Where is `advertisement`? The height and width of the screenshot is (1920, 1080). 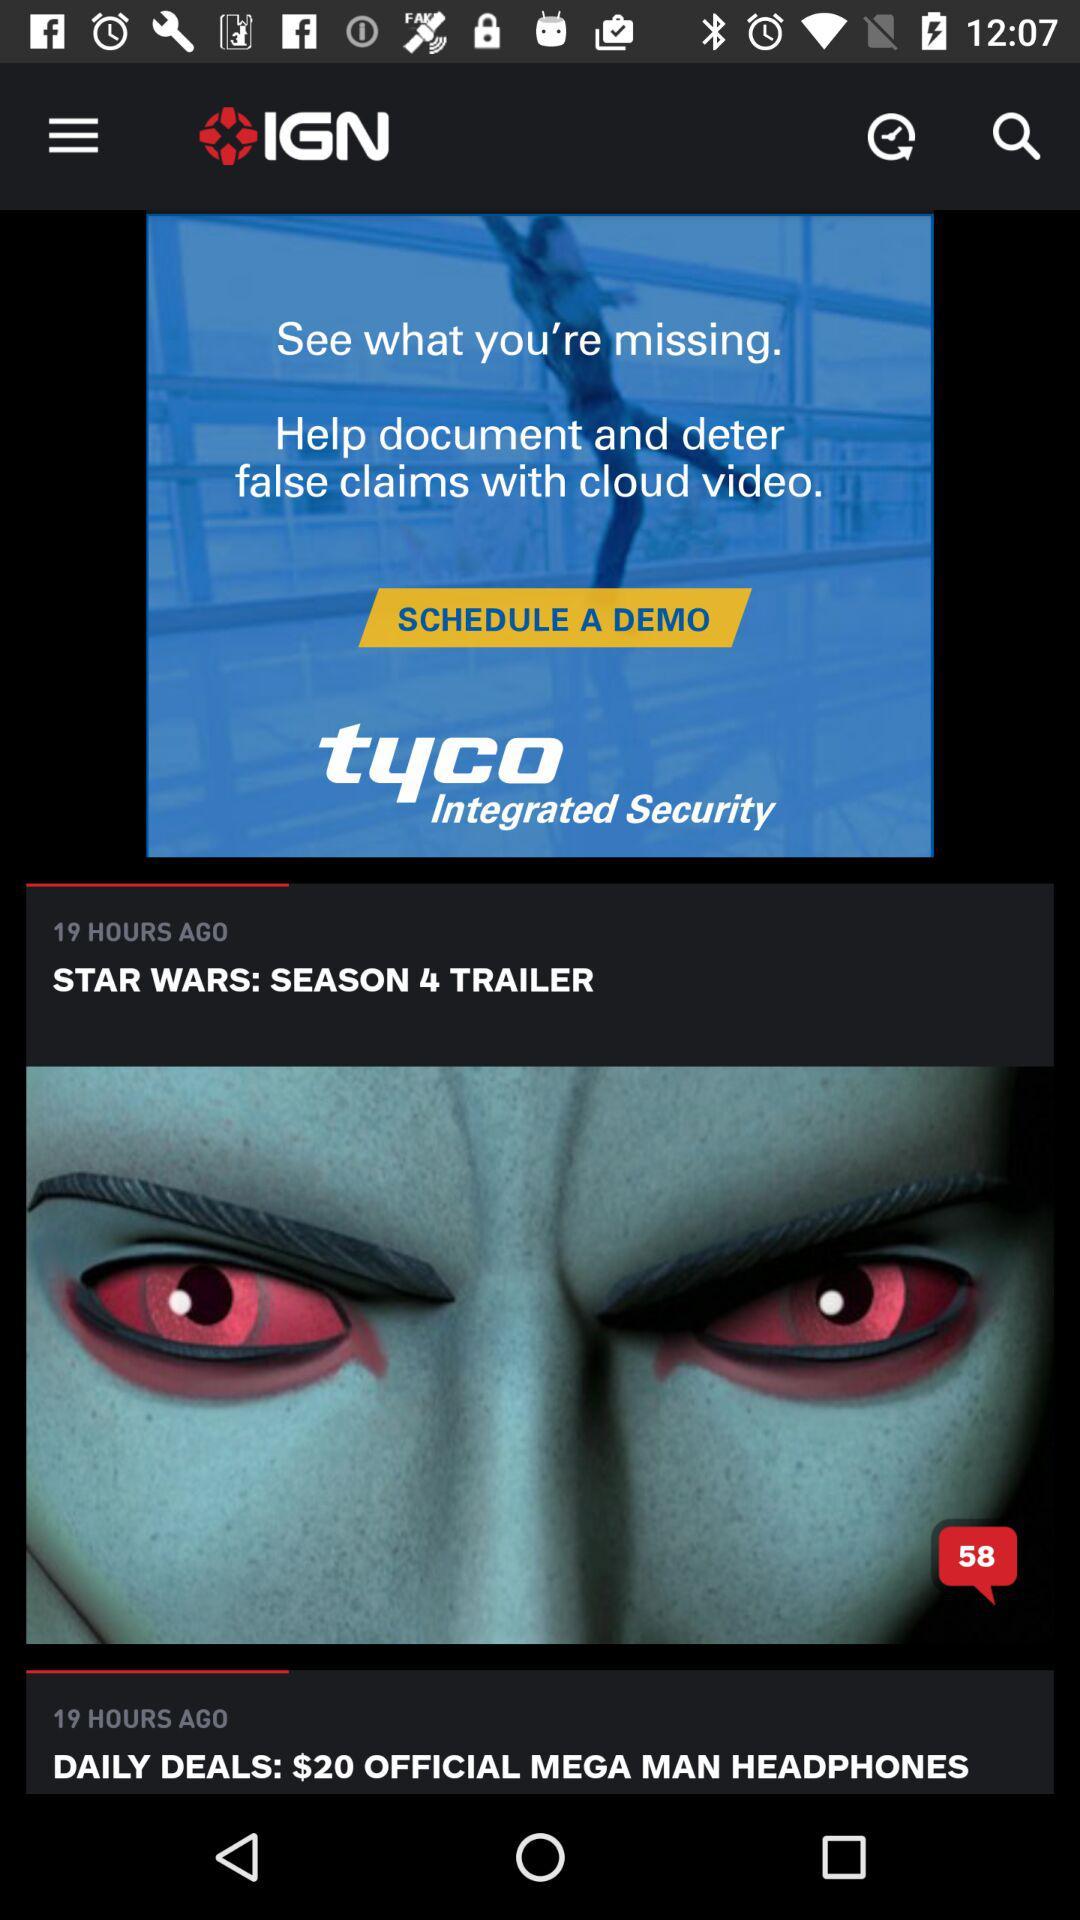 advertisement is located at coordinates (540, 535).